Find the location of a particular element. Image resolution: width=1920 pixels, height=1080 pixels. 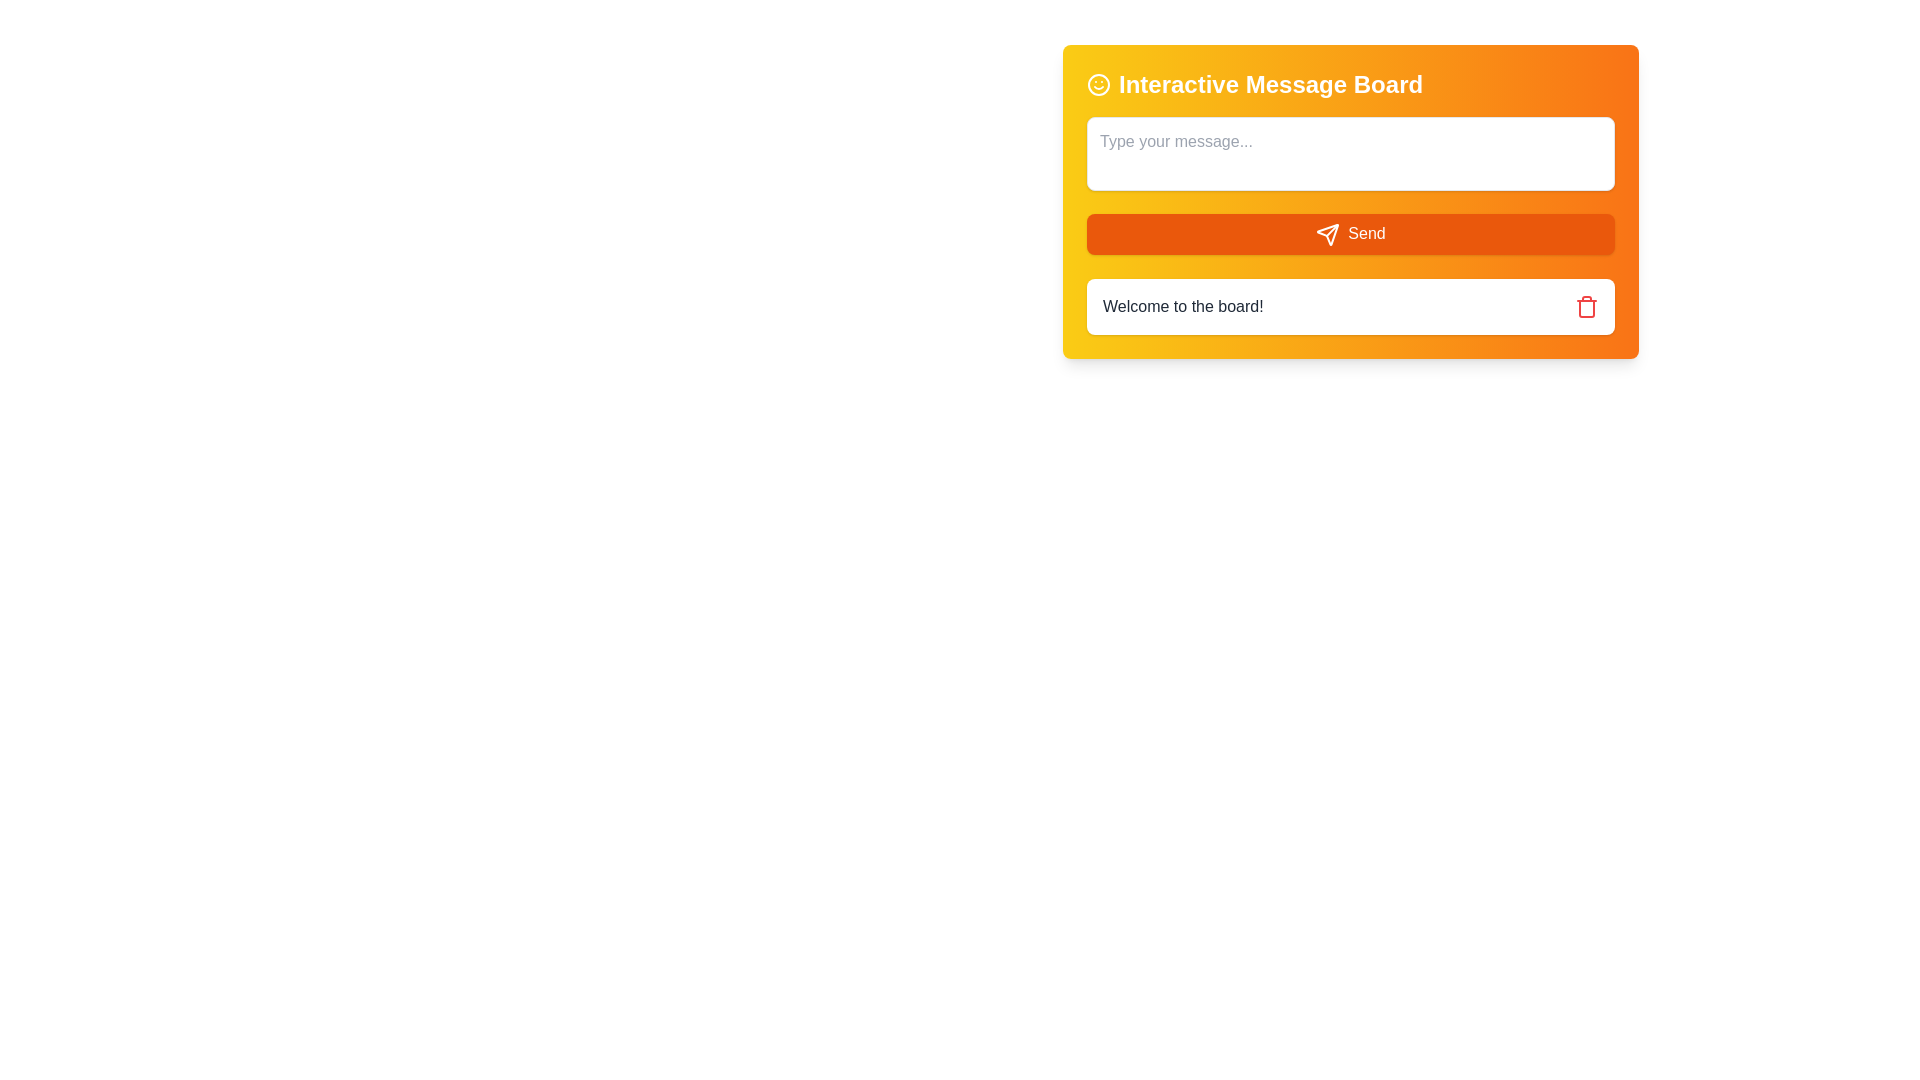

the yellow circular graphic component with a white outline, which is part of the smiling face icon, located to the left of the 'Interactive Message Board' title is located at coordinates (1098, 83).